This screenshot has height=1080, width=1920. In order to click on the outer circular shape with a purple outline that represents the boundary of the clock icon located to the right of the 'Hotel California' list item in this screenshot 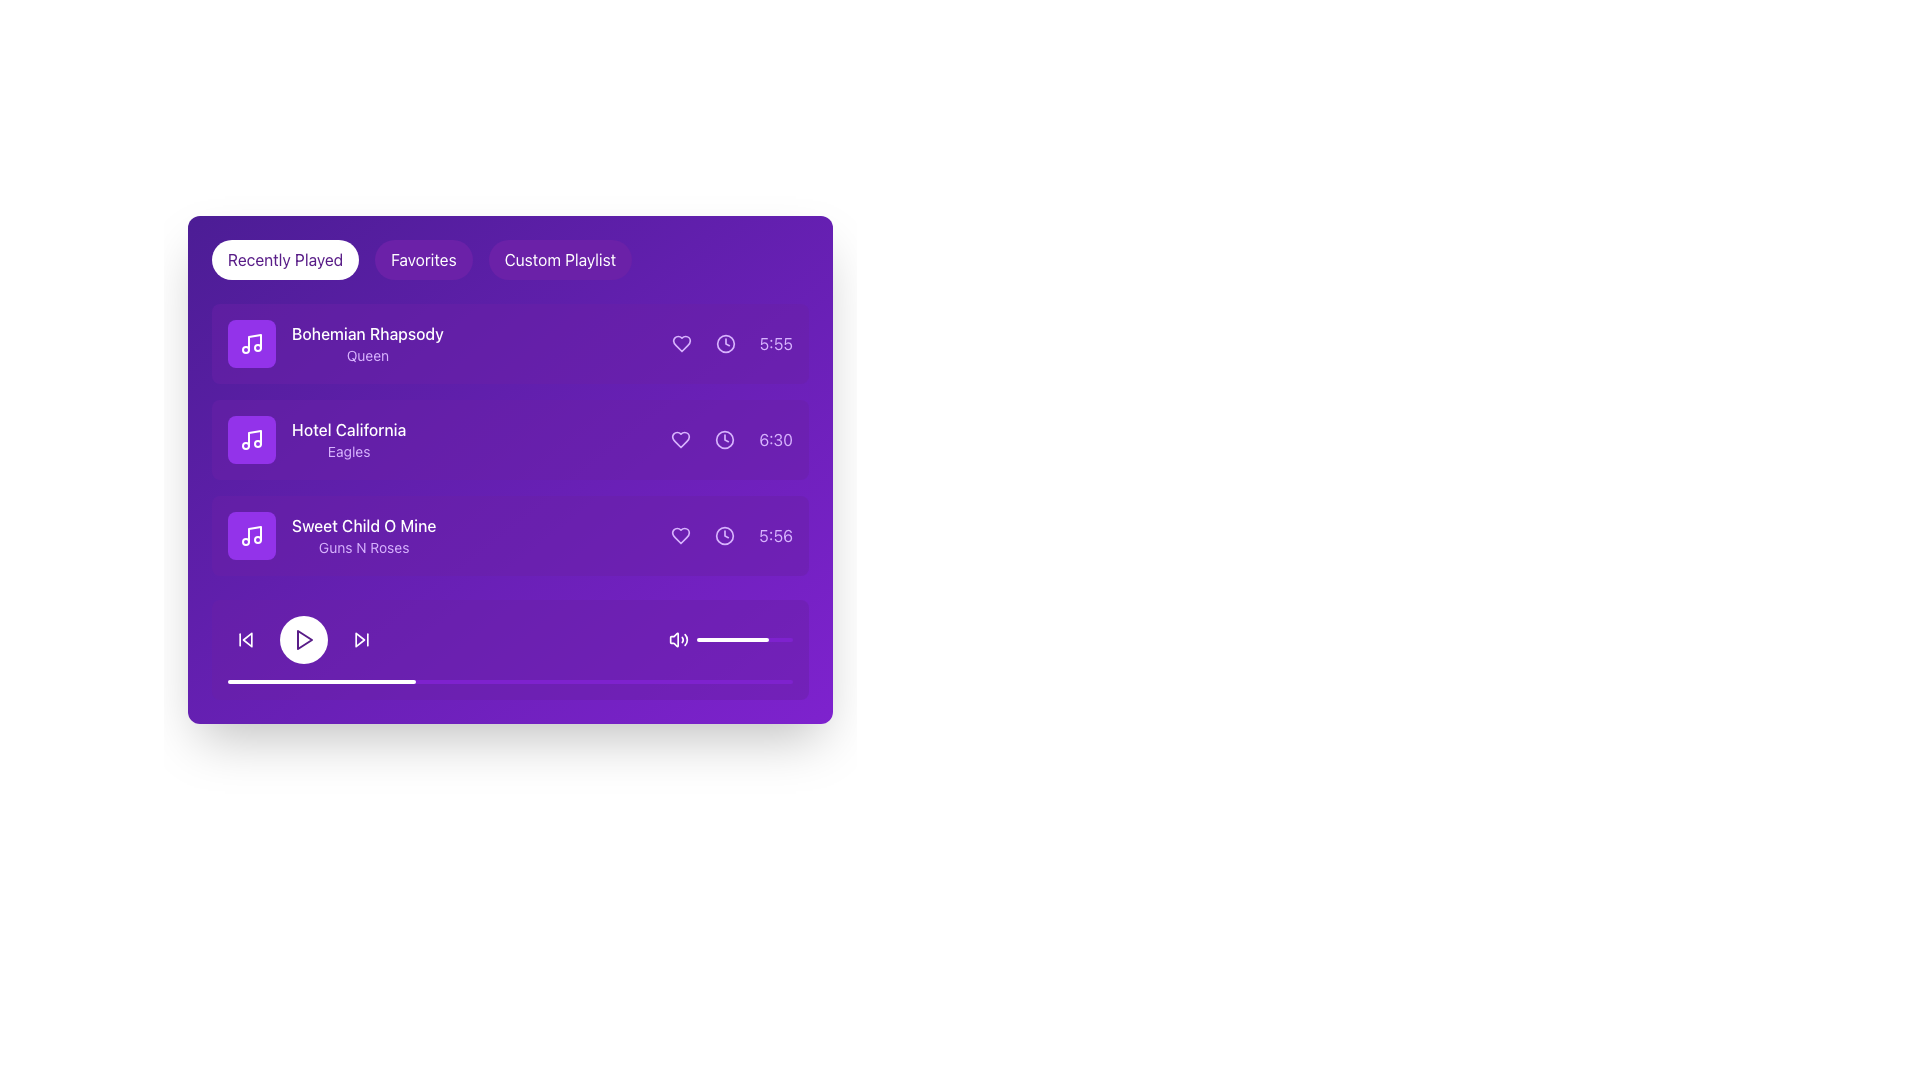, I will do `click(724, 438)`.